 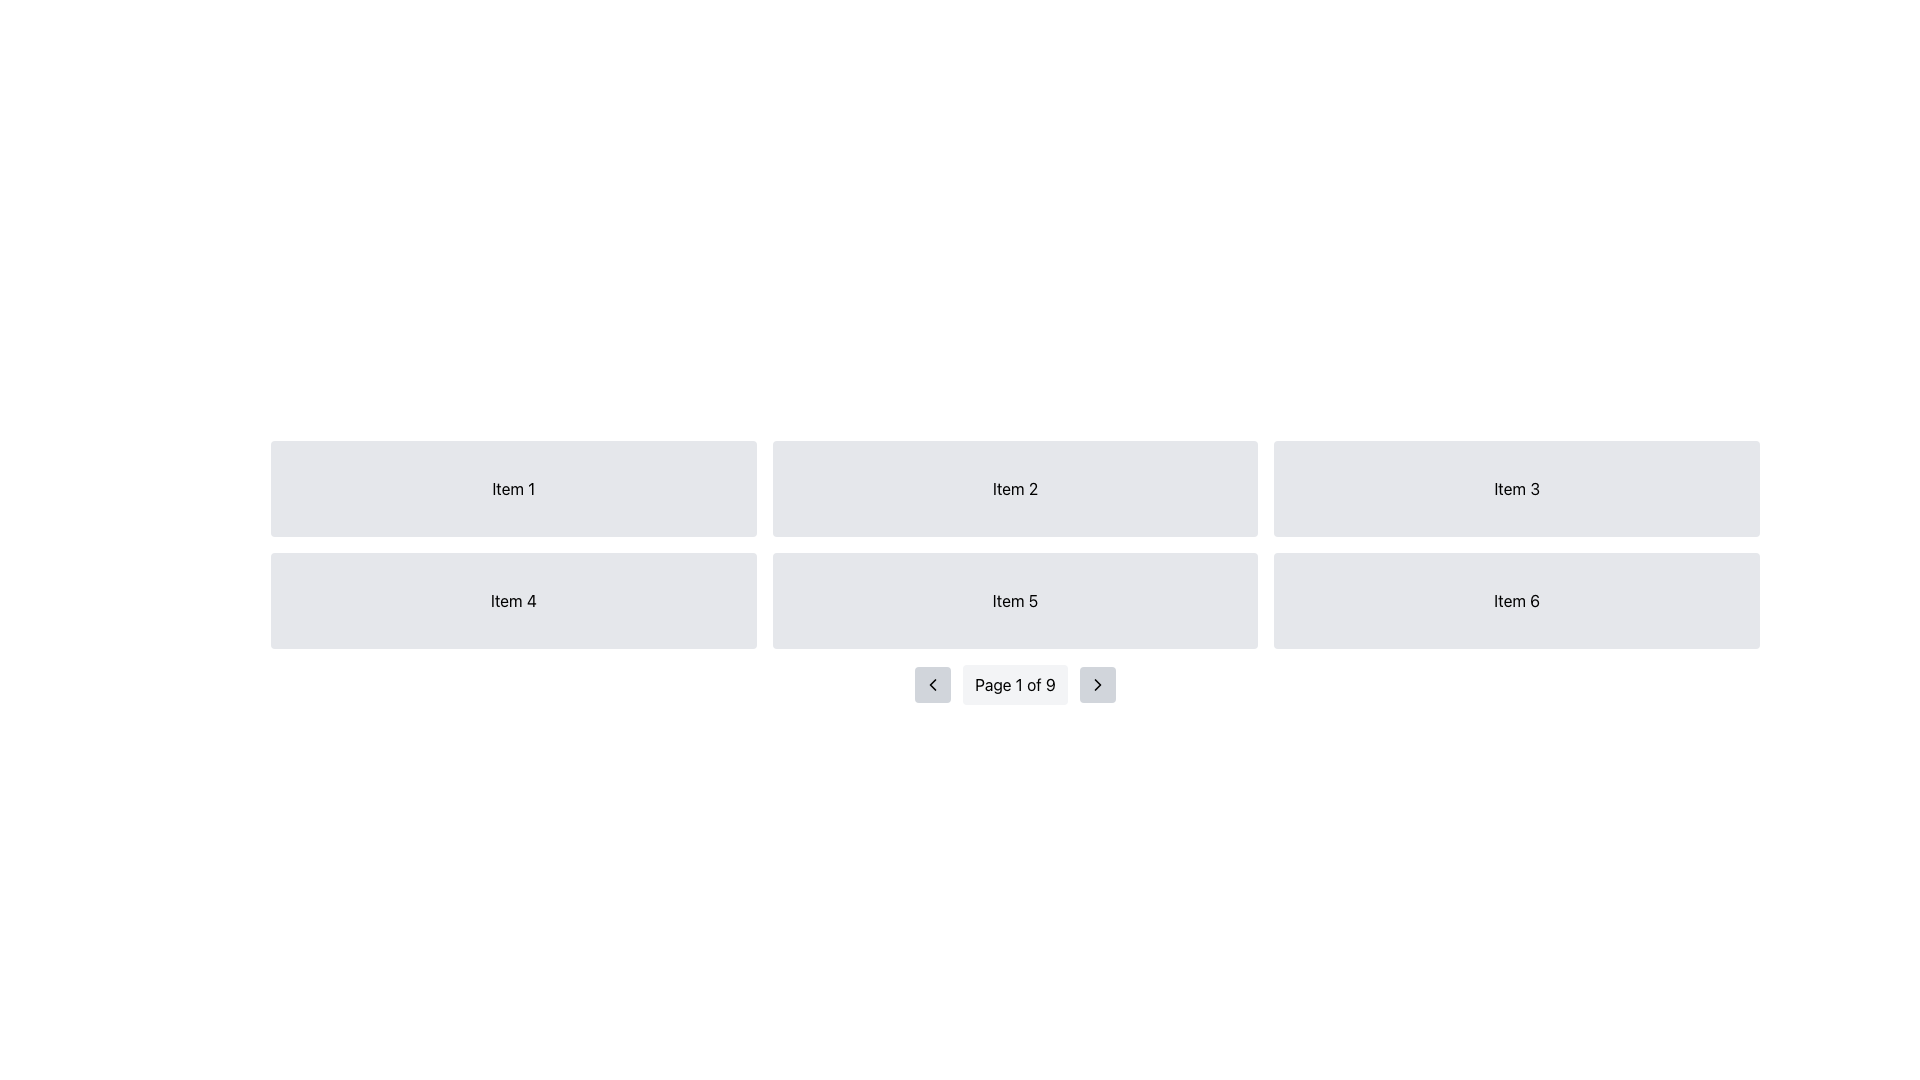 I want to click on the sixth item in the grid layout, located in the bottom-right position, directly below 'Item 3', so click(x=1517, y=600).